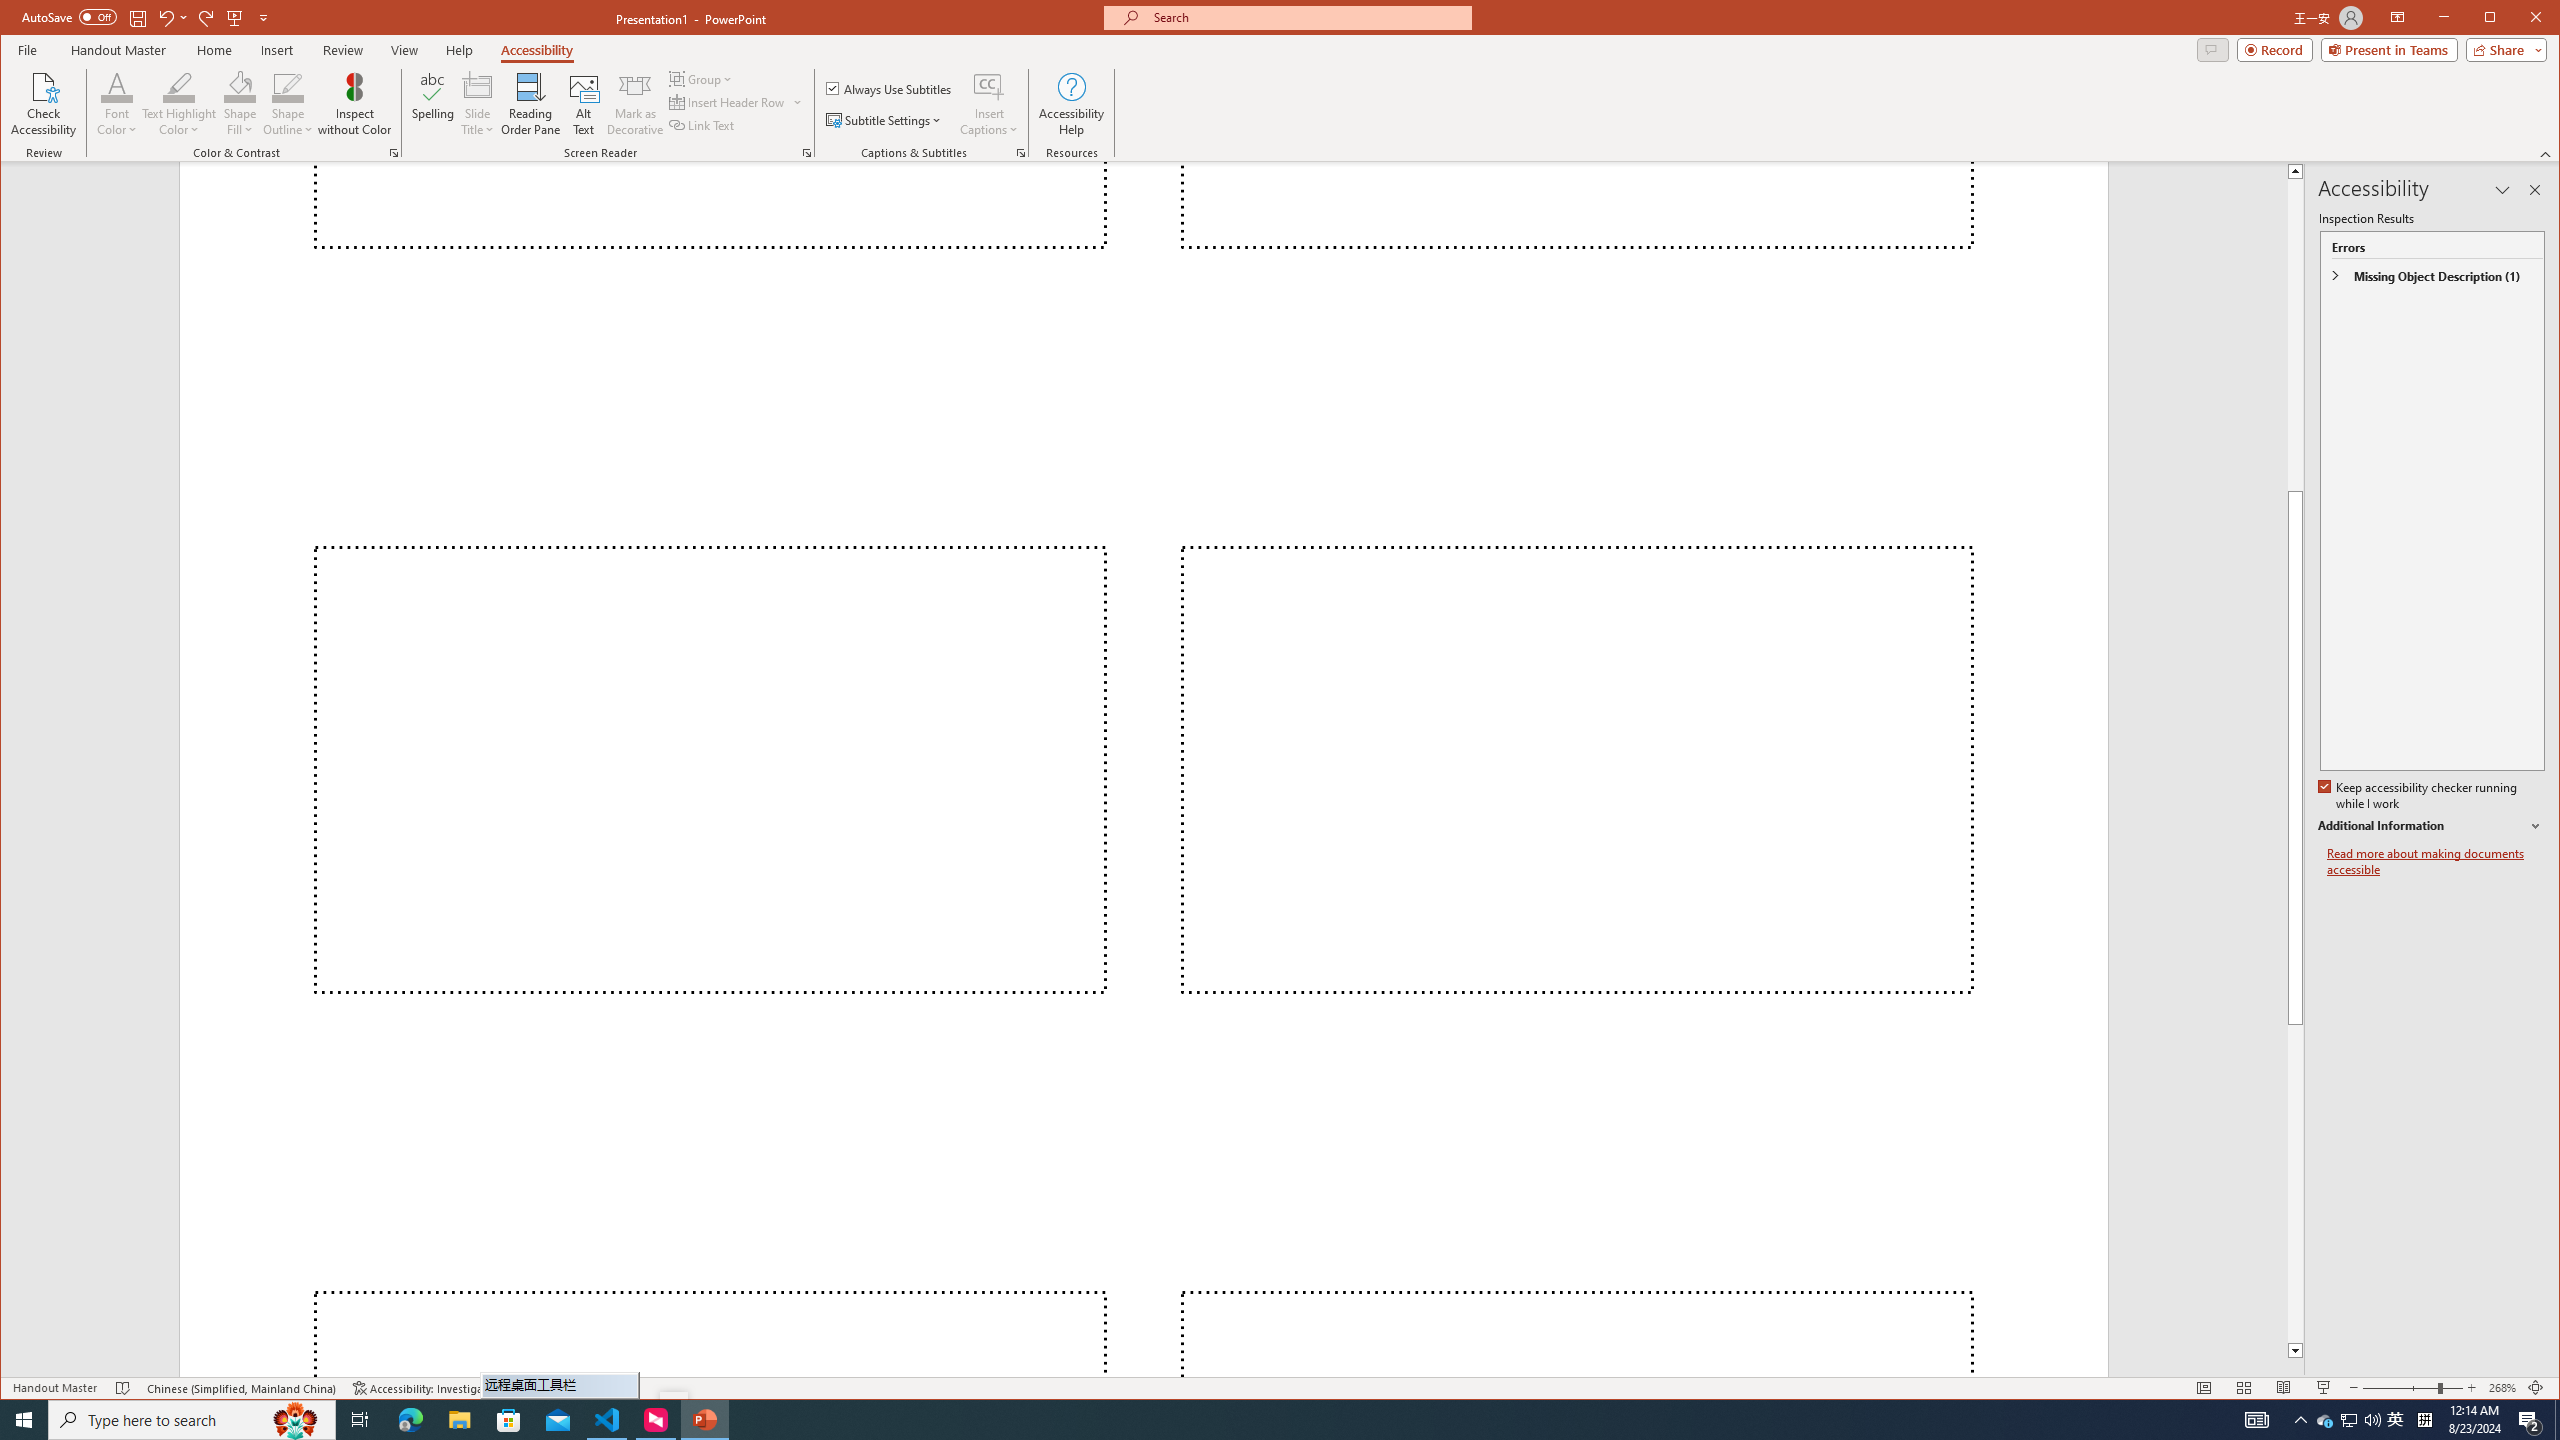  Describe the element at coordinates (888, 87) in the screenshot. I see `'Always Use Subtitles'` at that location.